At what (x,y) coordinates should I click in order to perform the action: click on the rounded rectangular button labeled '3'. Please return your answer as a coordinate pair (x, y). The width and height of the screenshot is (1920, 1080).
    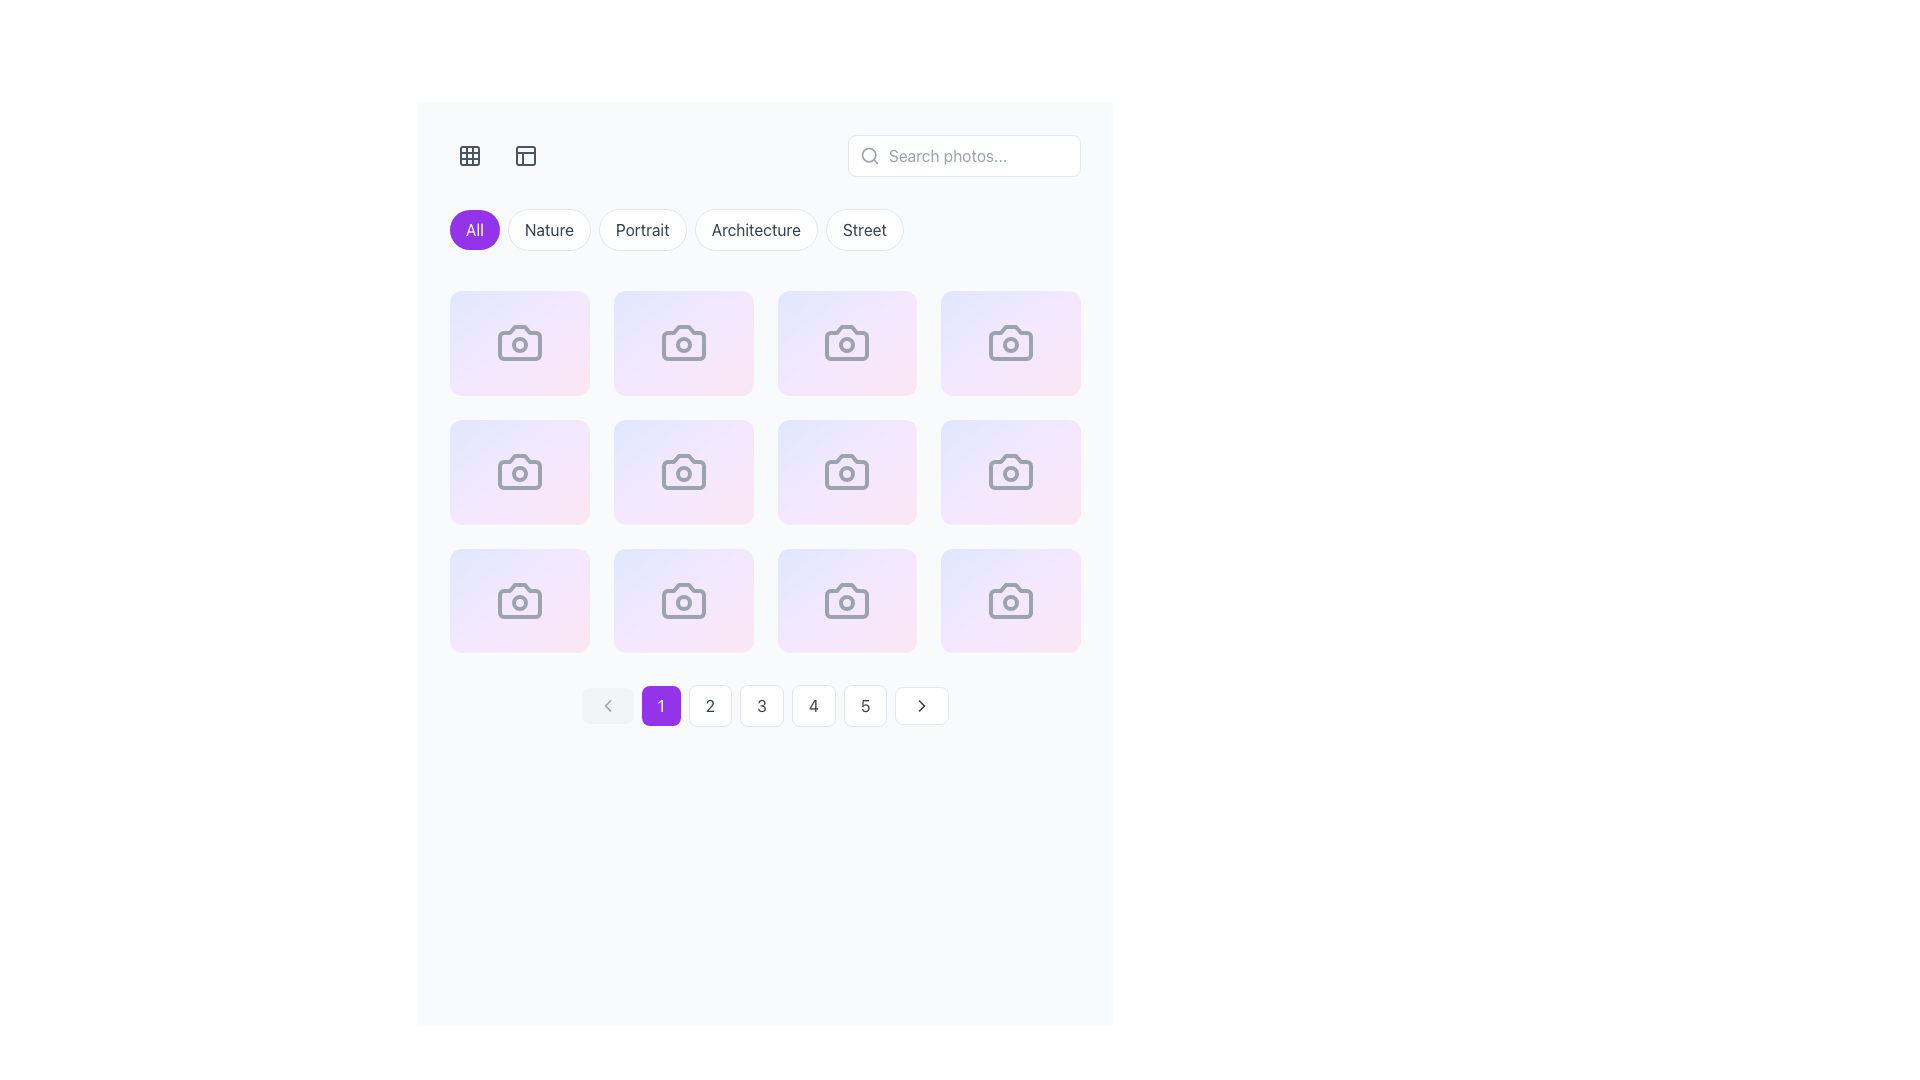
    Looking at the image, I should click on (764, 705).